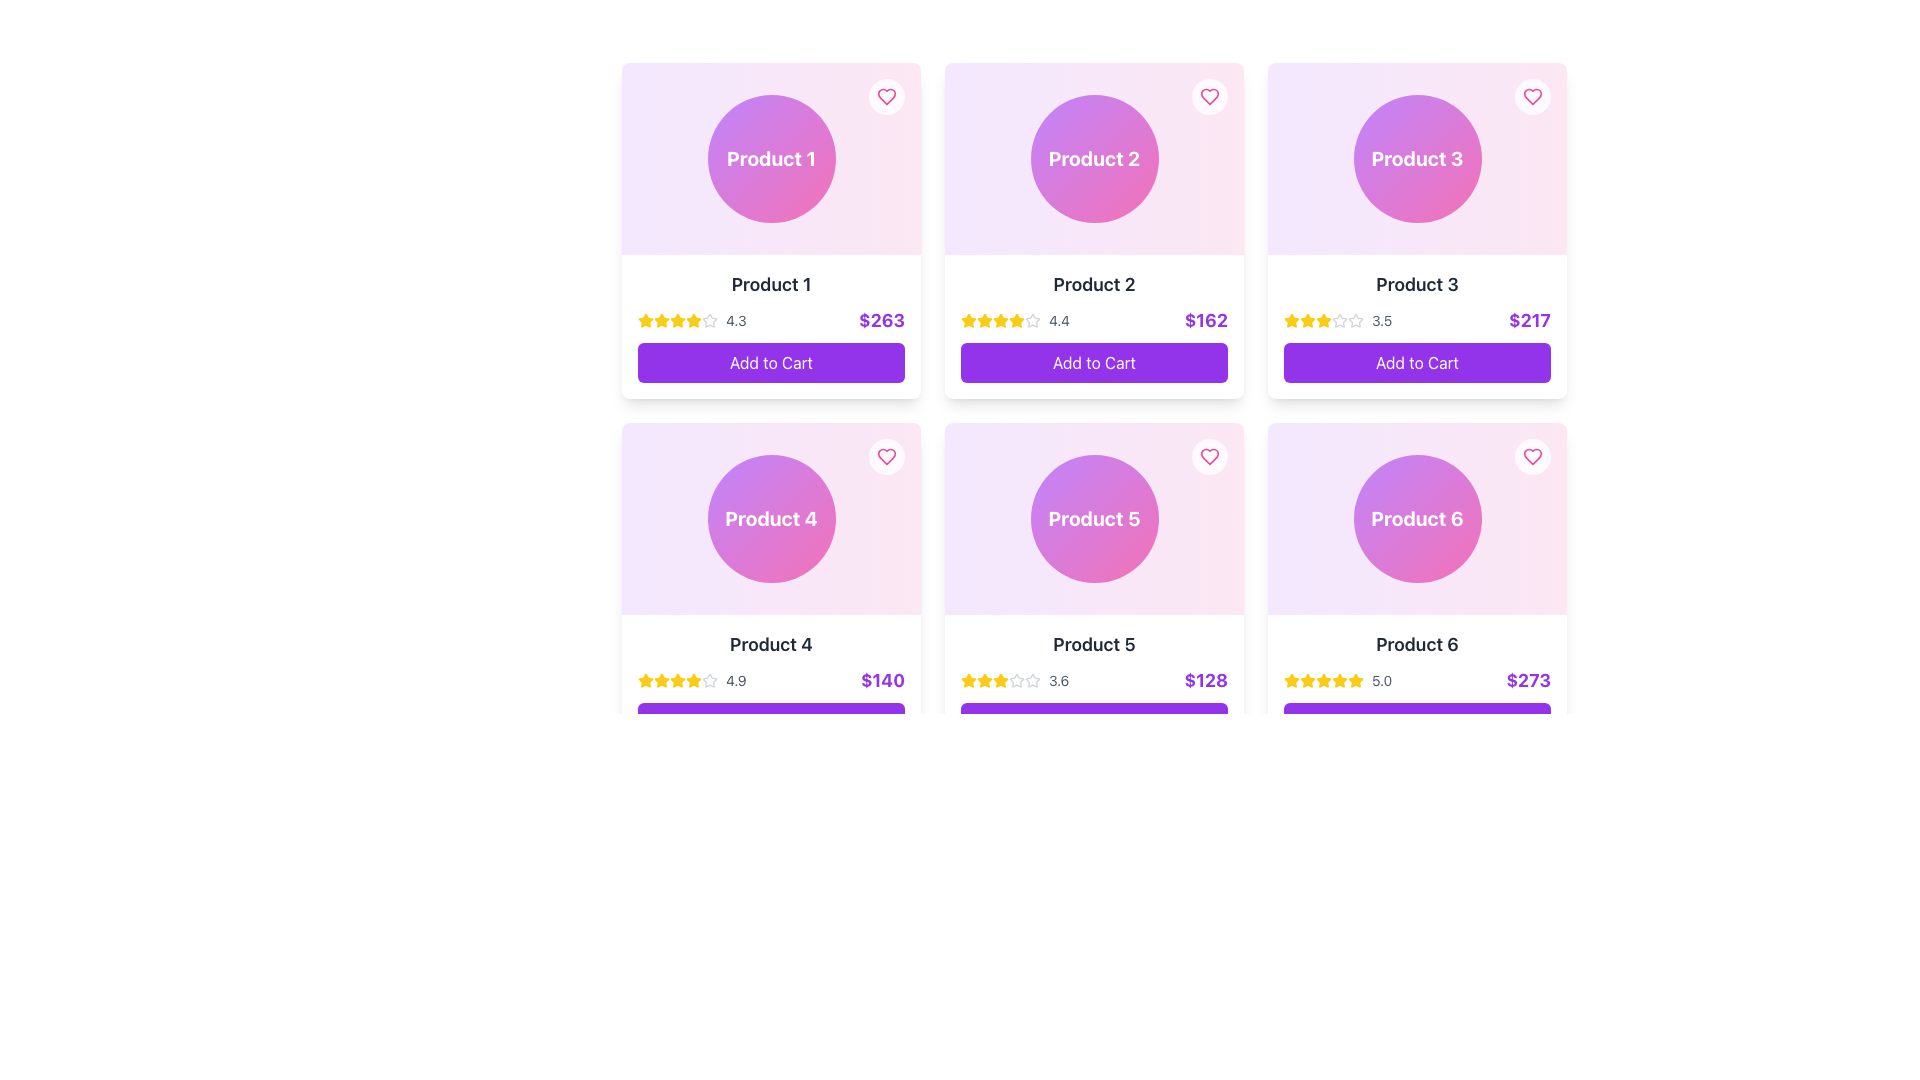 The width and height of the screenshot is (1920, 1080). What do you see at coordinates (1017, 679) in the screenshot?
I see `the fourth star-shaped icon in the rating row under the product card titled 'Product 5'` at bounding box center [1017, 679].